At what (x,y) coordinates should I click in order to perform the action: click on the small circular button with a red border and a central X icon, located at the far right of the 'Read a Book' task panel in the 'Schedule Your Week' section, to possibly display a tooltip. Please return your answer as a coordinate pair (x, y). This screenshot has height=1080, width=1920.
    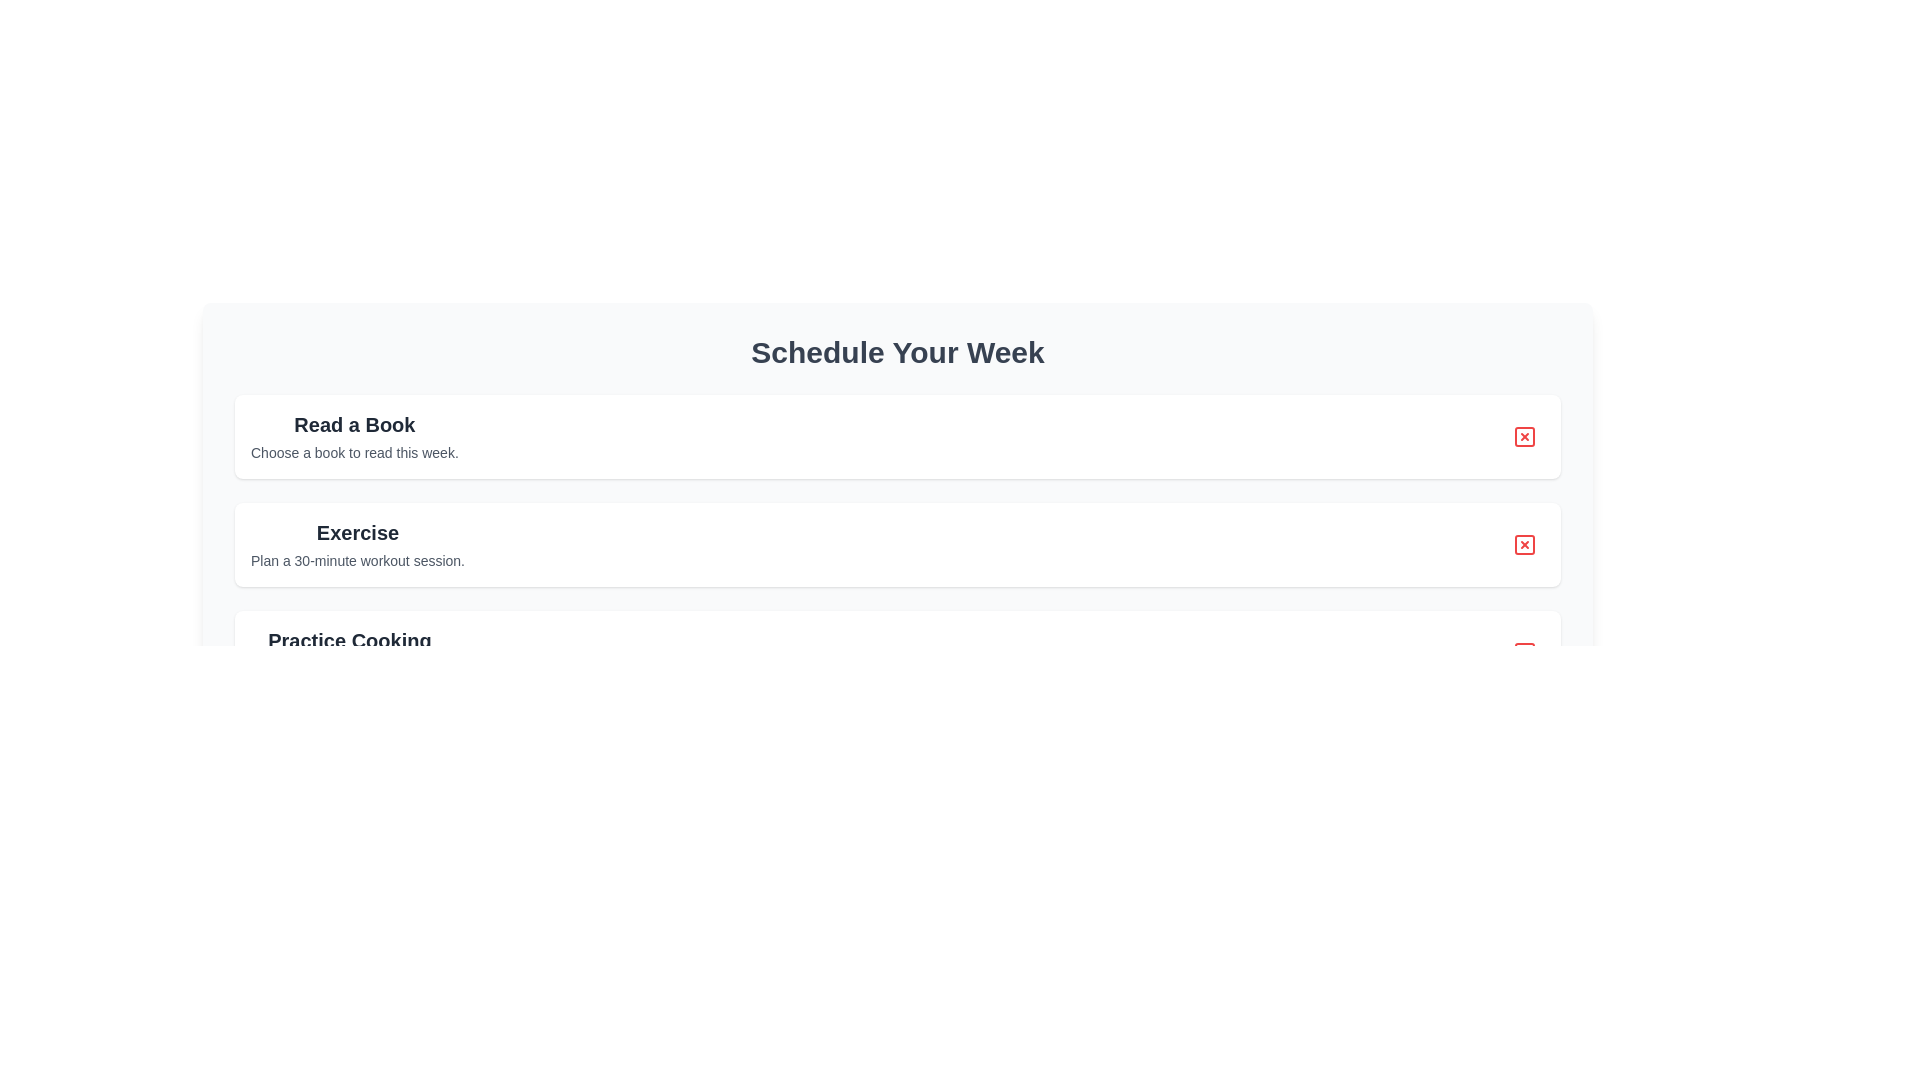
    Looking at the image, I should click on (1524, 435).